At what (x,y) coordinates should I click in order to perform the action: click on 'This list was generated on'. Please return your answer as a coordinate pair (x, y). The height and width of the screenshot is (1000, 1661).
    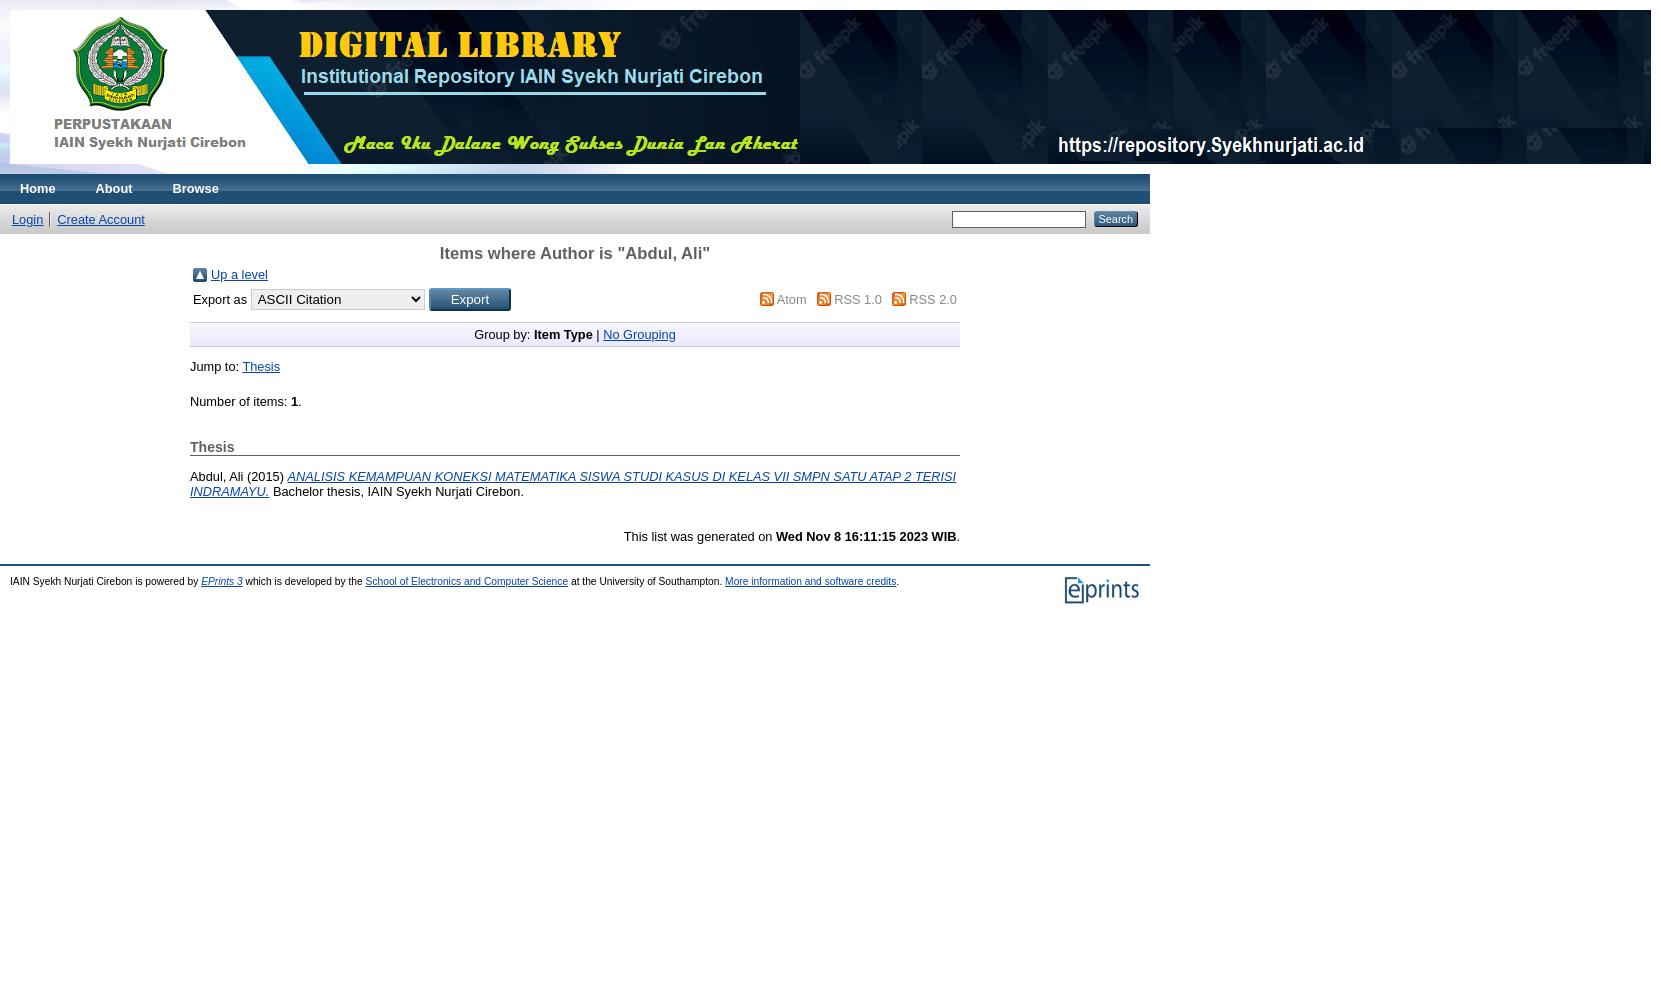
    Looking at the image, I should click on (699, 535).